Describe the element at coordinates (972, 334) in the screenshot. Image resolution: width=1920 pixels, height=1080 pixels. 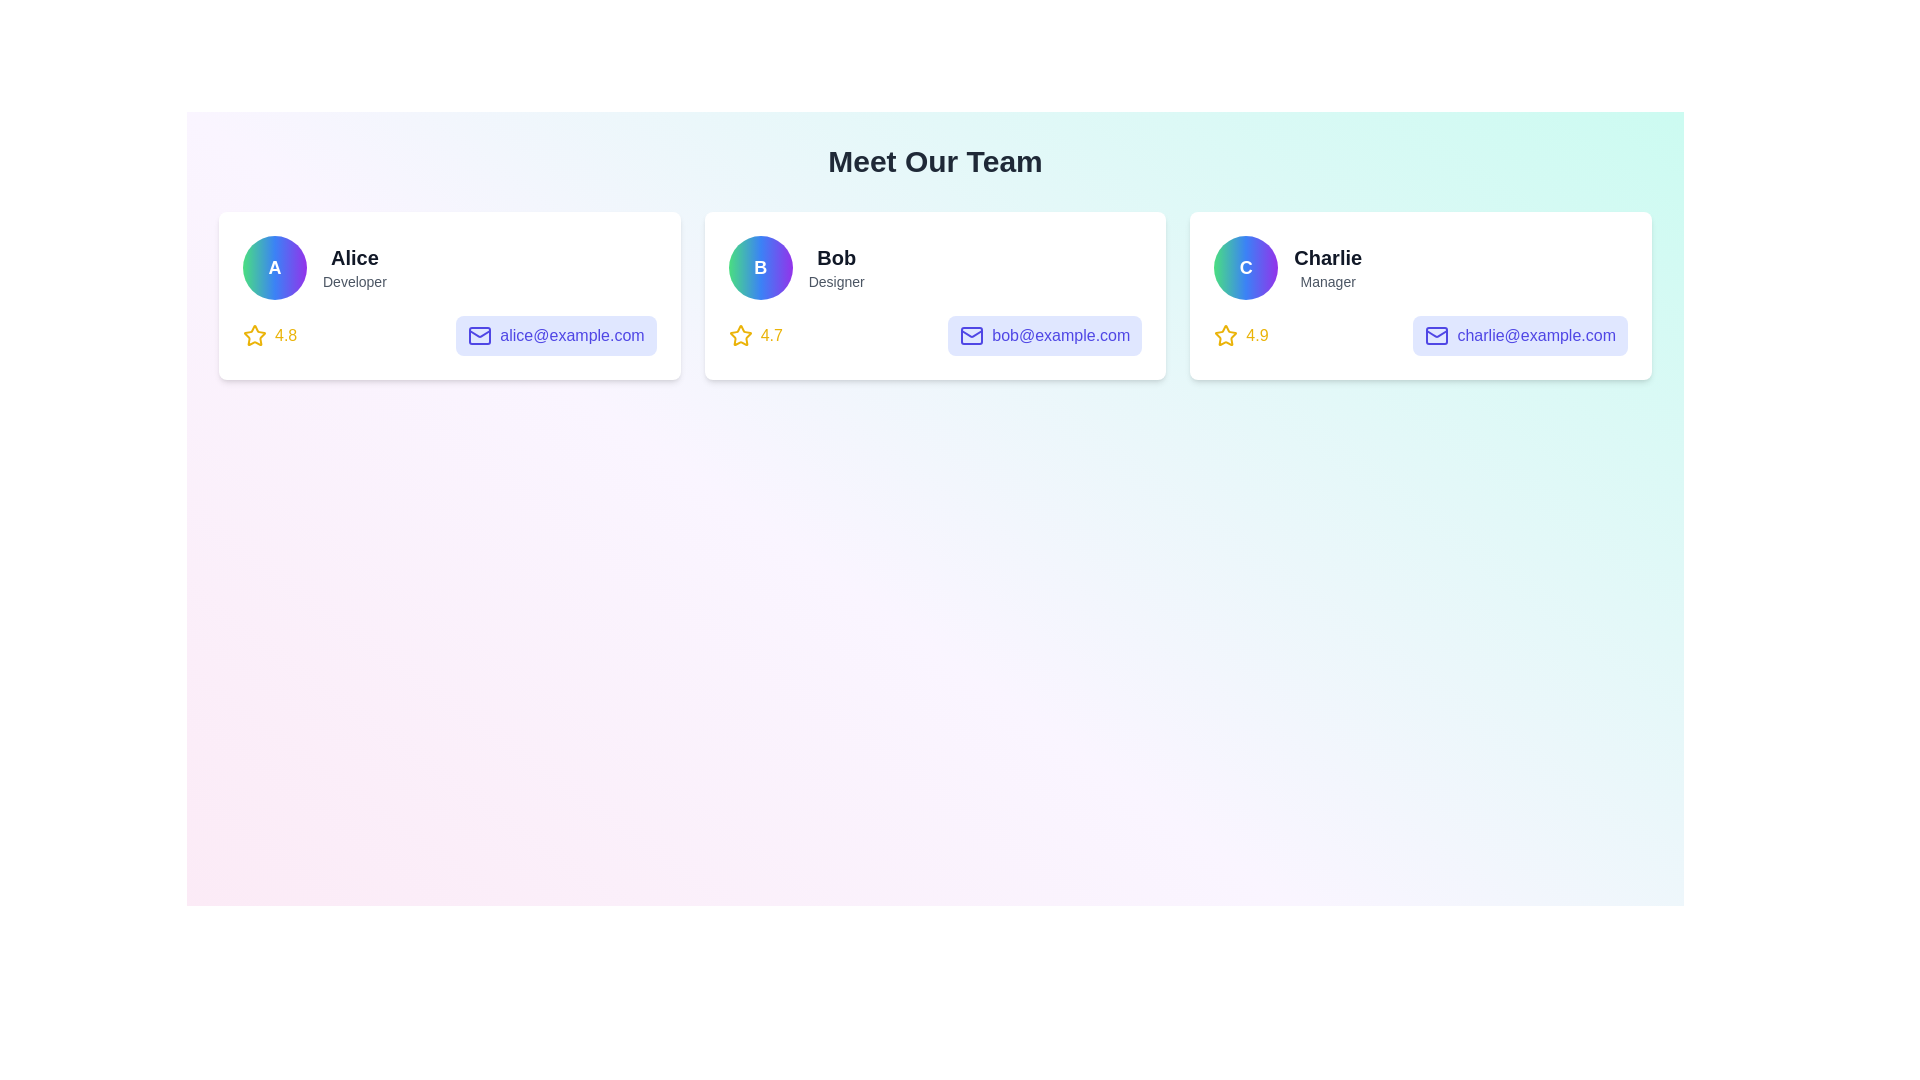
I see `the email icon associated with 'Bob' in the contact details section, which represents the email functionality for 'bob@example.com'` at that location.